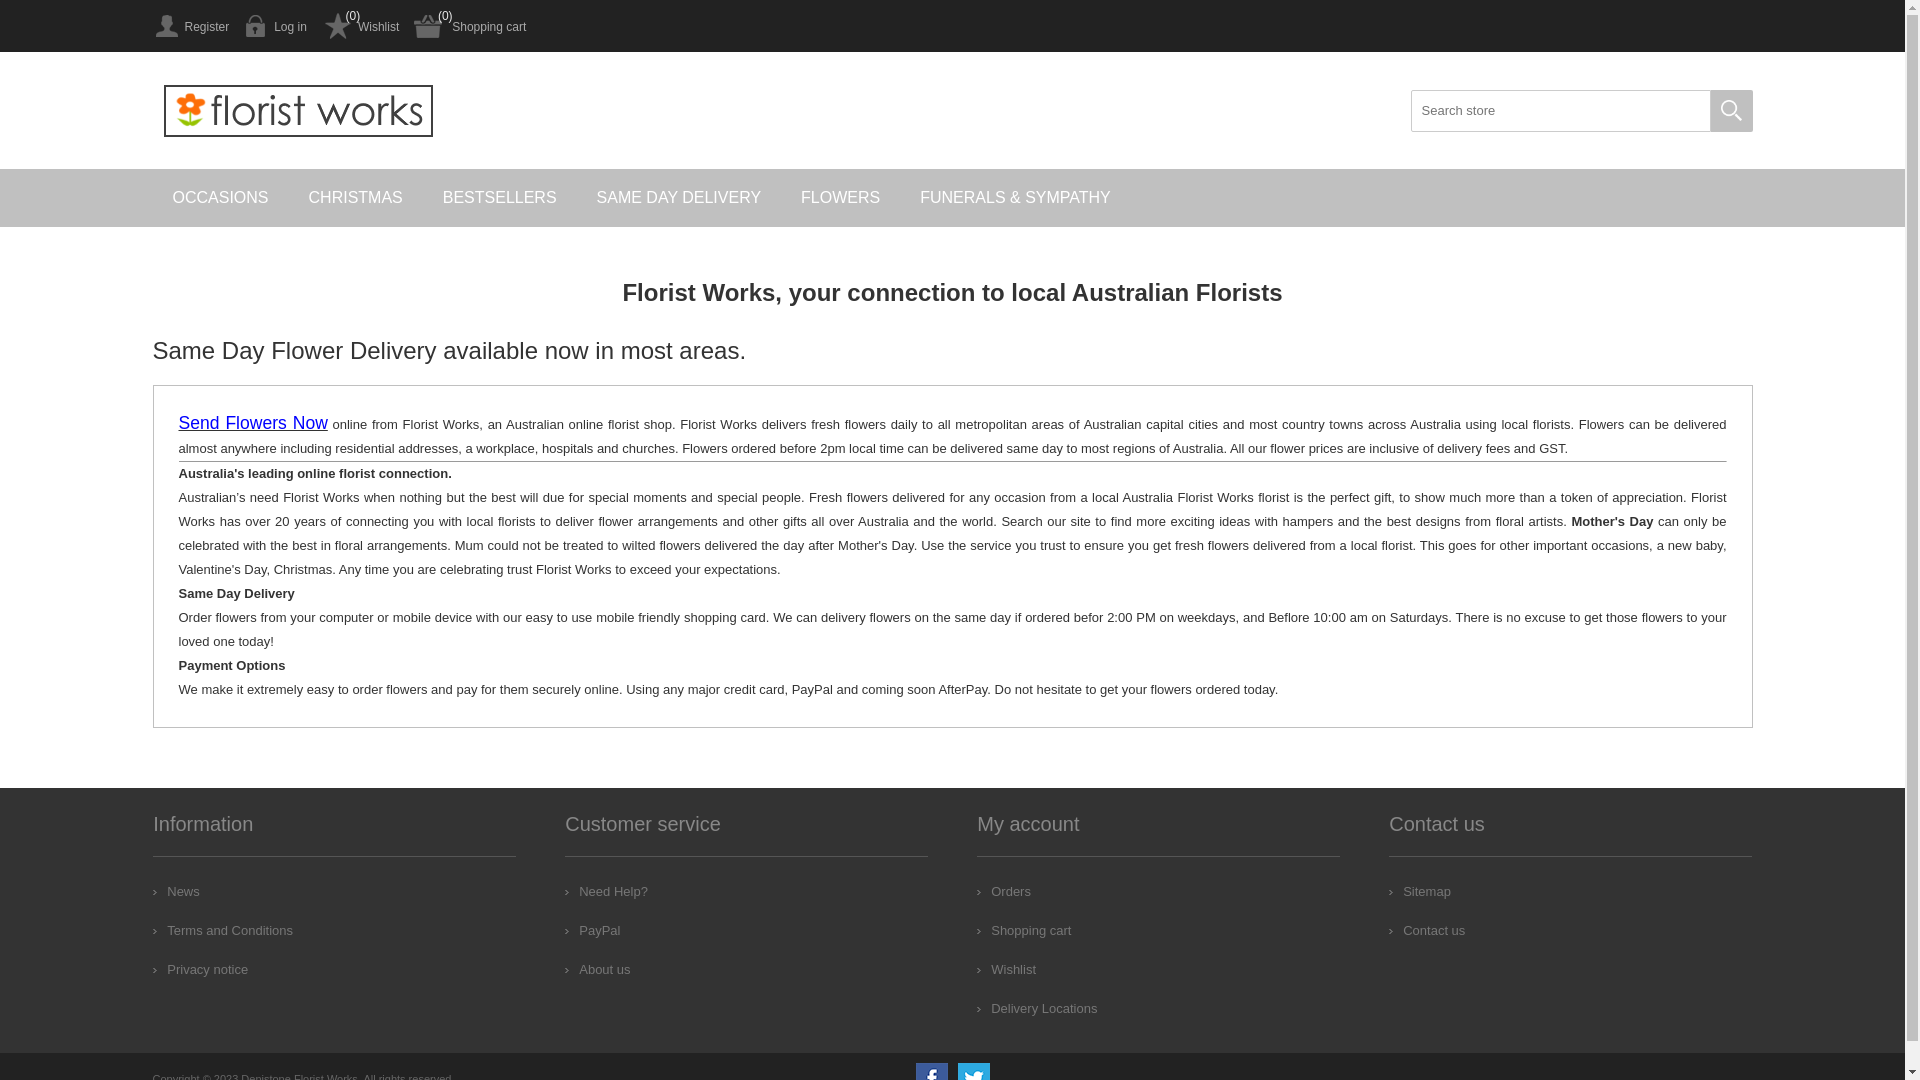 The height and width of the screenshot is (1080, 1920). Describe the element at coordinates (274, 26) in the screenshot. I see `'Log in'` at that location.